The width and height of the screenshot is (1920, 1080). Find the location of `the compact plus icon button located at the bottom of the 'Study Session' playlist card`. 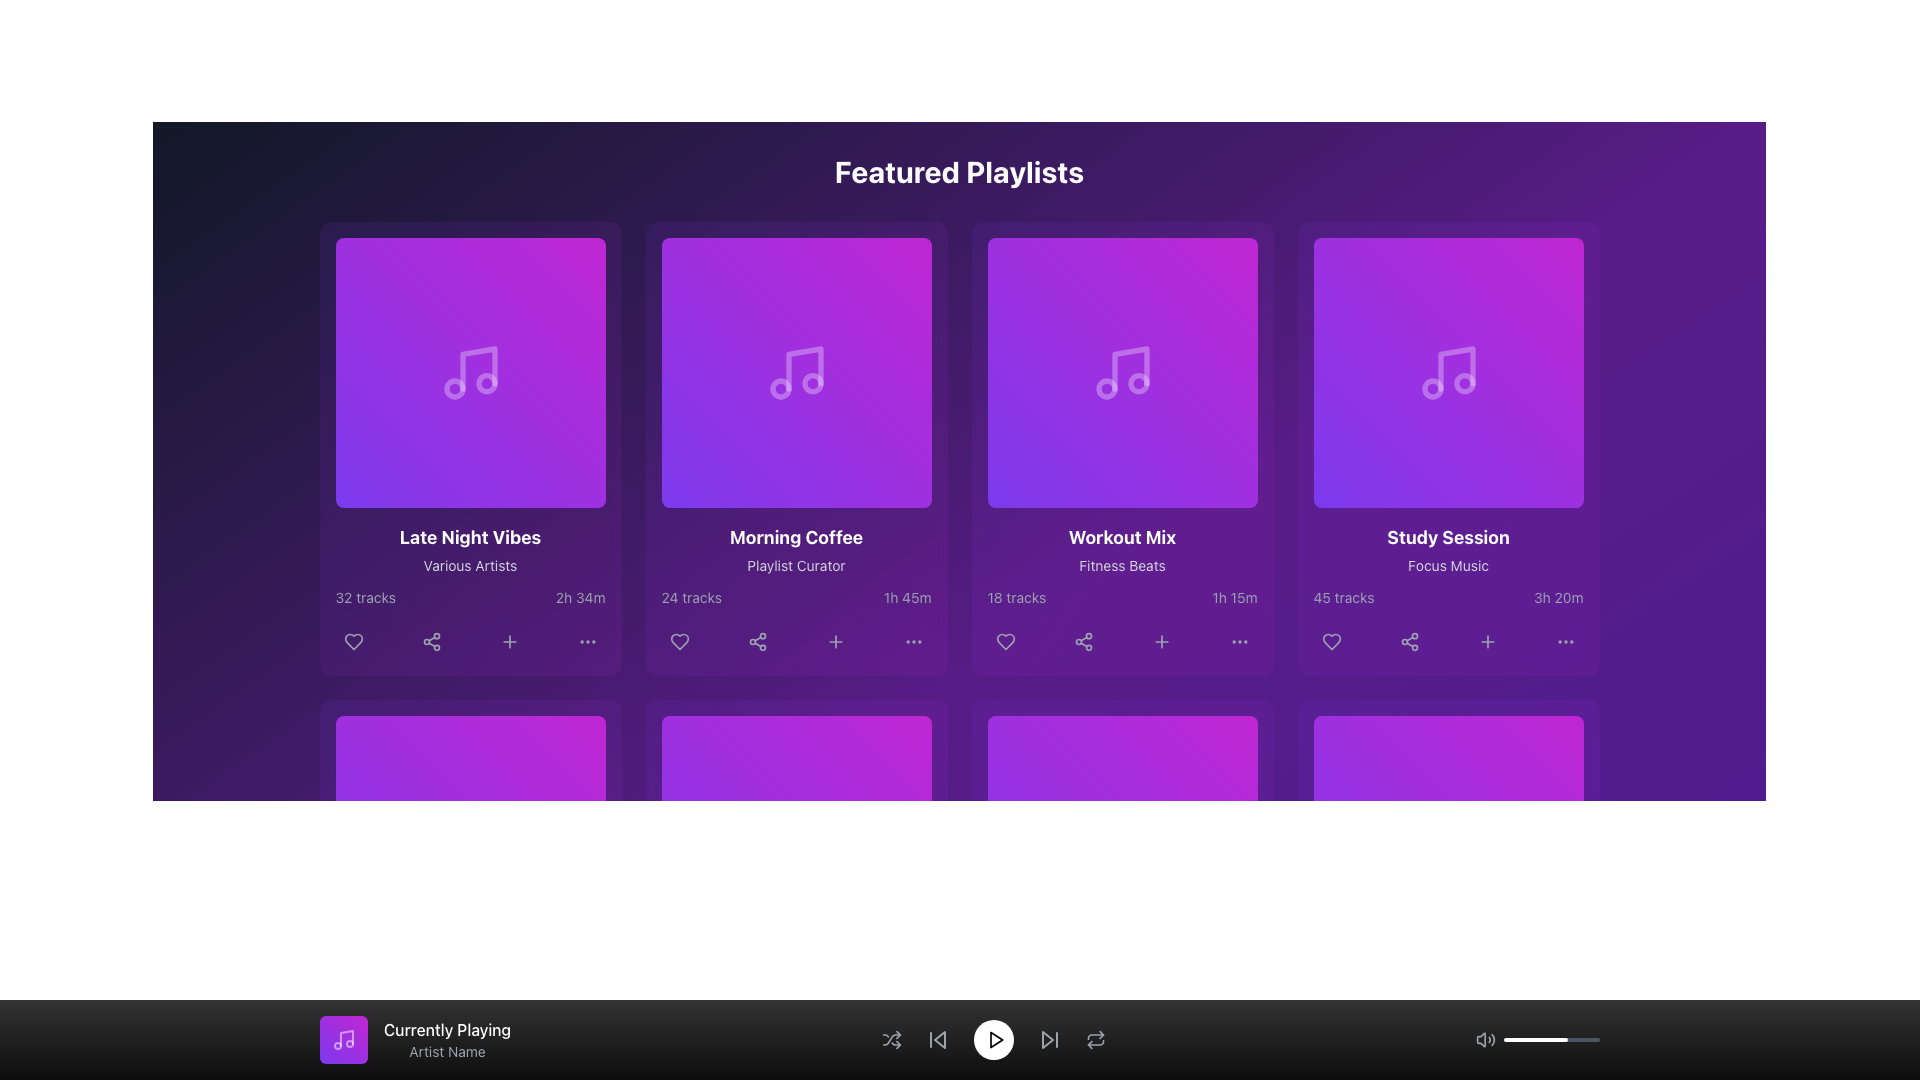

the compact plus icon button located at the bottom of the 'Study Session' playlist card is located at coordinates (1487, 641).